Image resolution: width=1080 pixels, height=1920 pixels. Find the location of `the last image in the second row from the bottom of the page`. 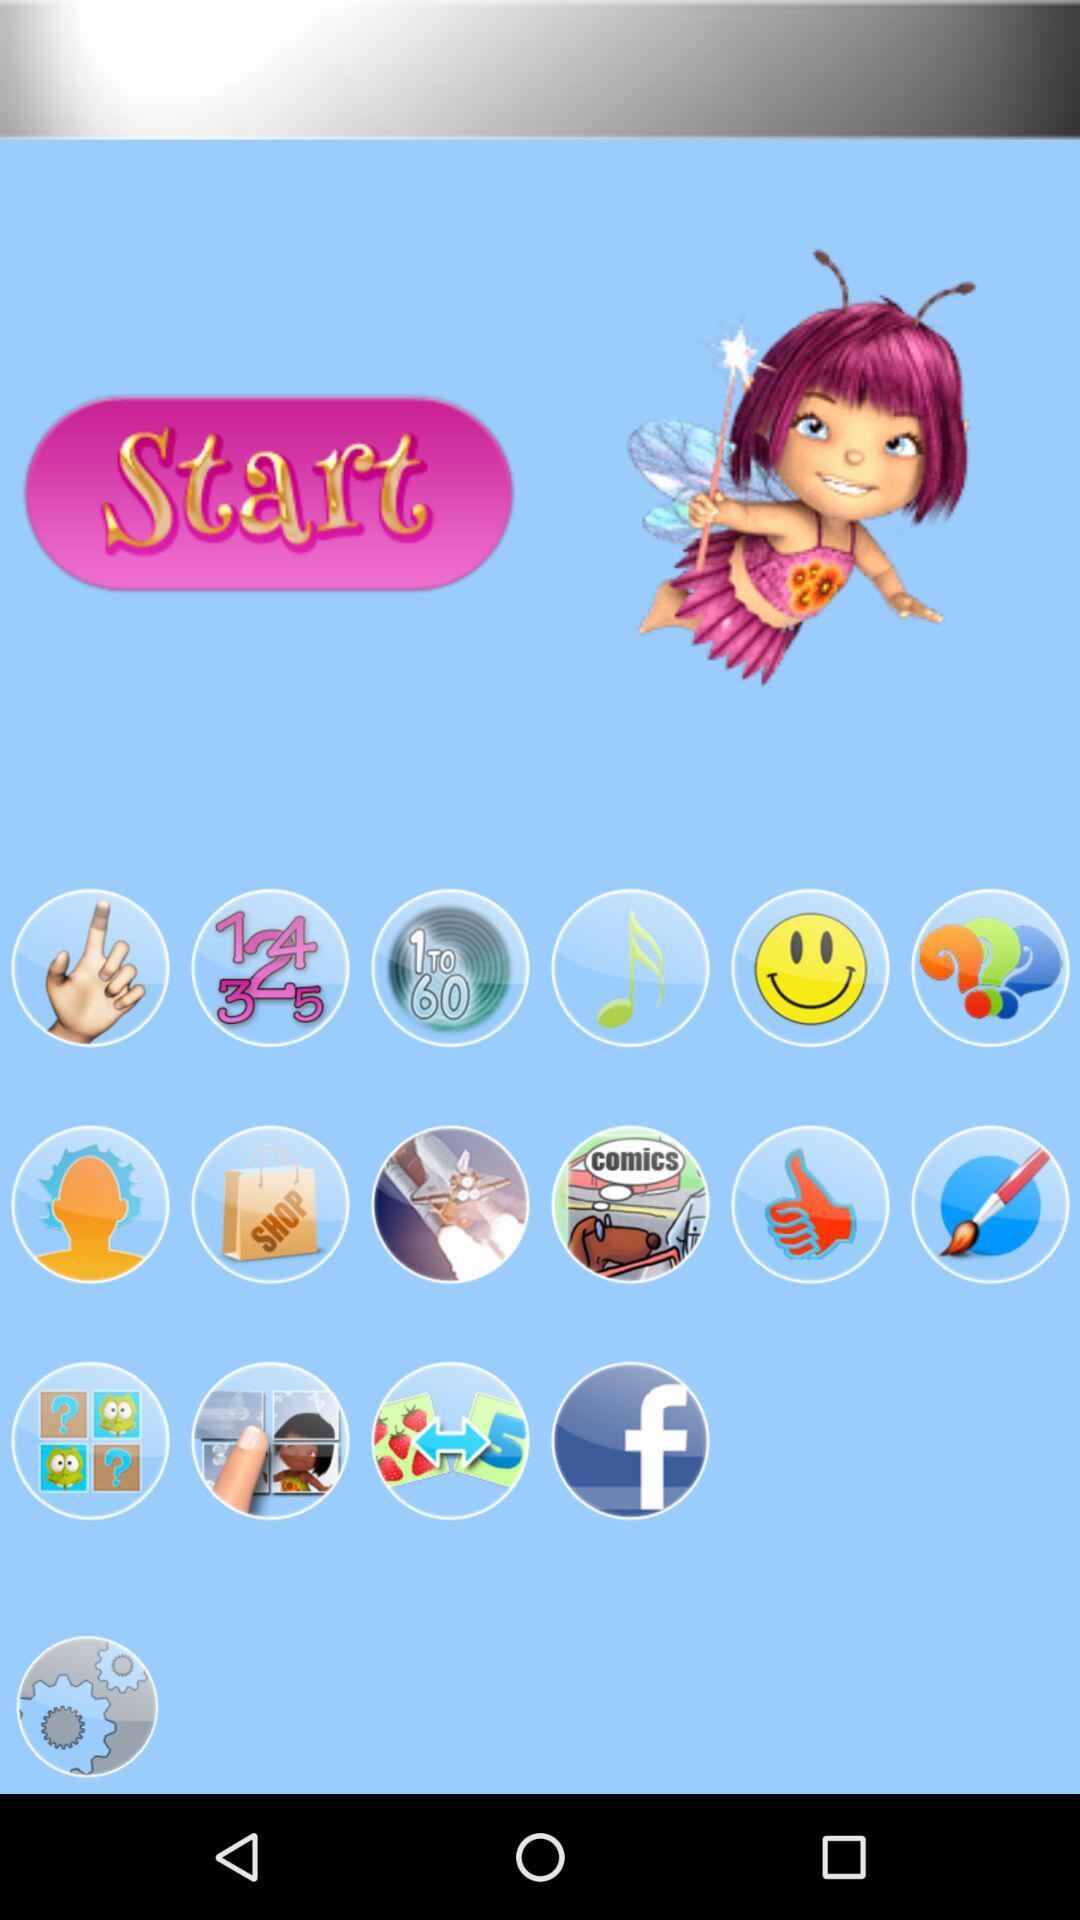

the last image in the second row from the bottom of the page is located at coordinates (628, 1440).